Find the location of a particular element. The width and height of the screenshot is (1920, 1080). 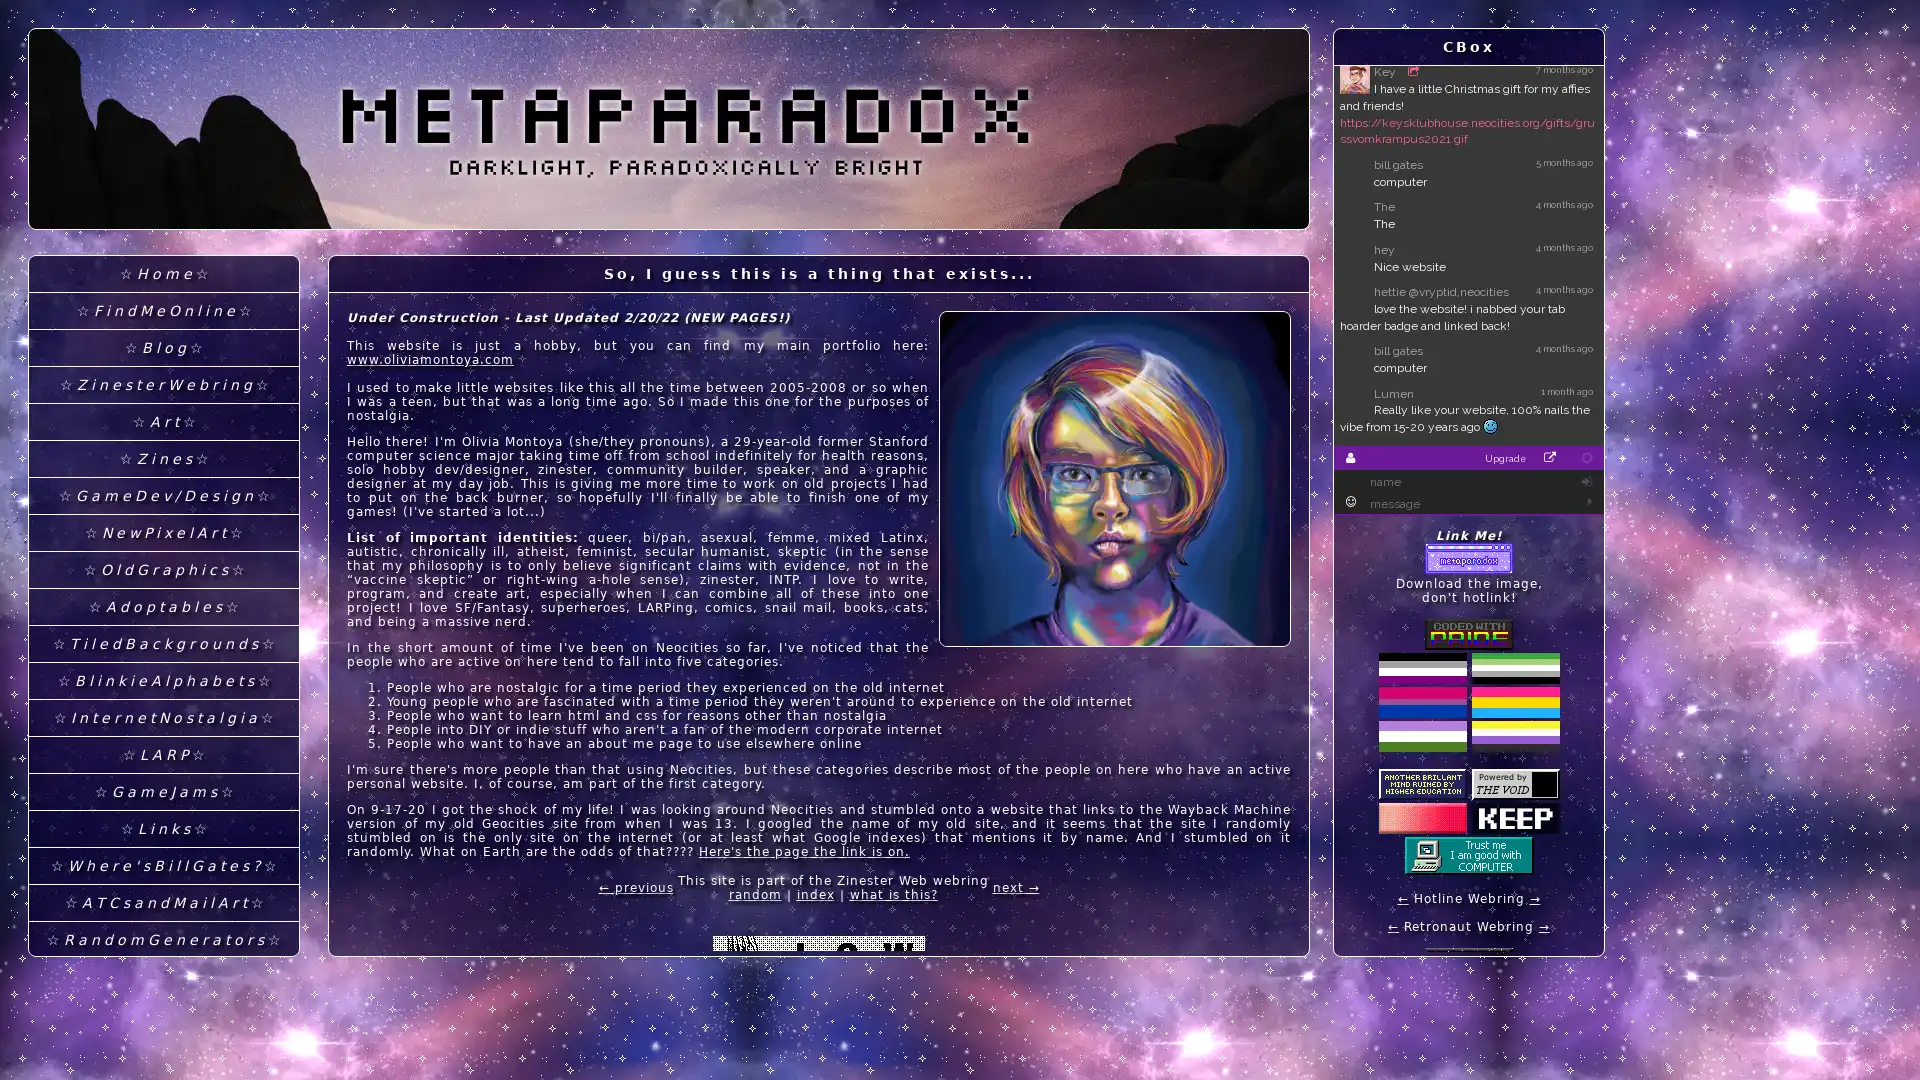

B l o g is located at coordinates (163, 347).